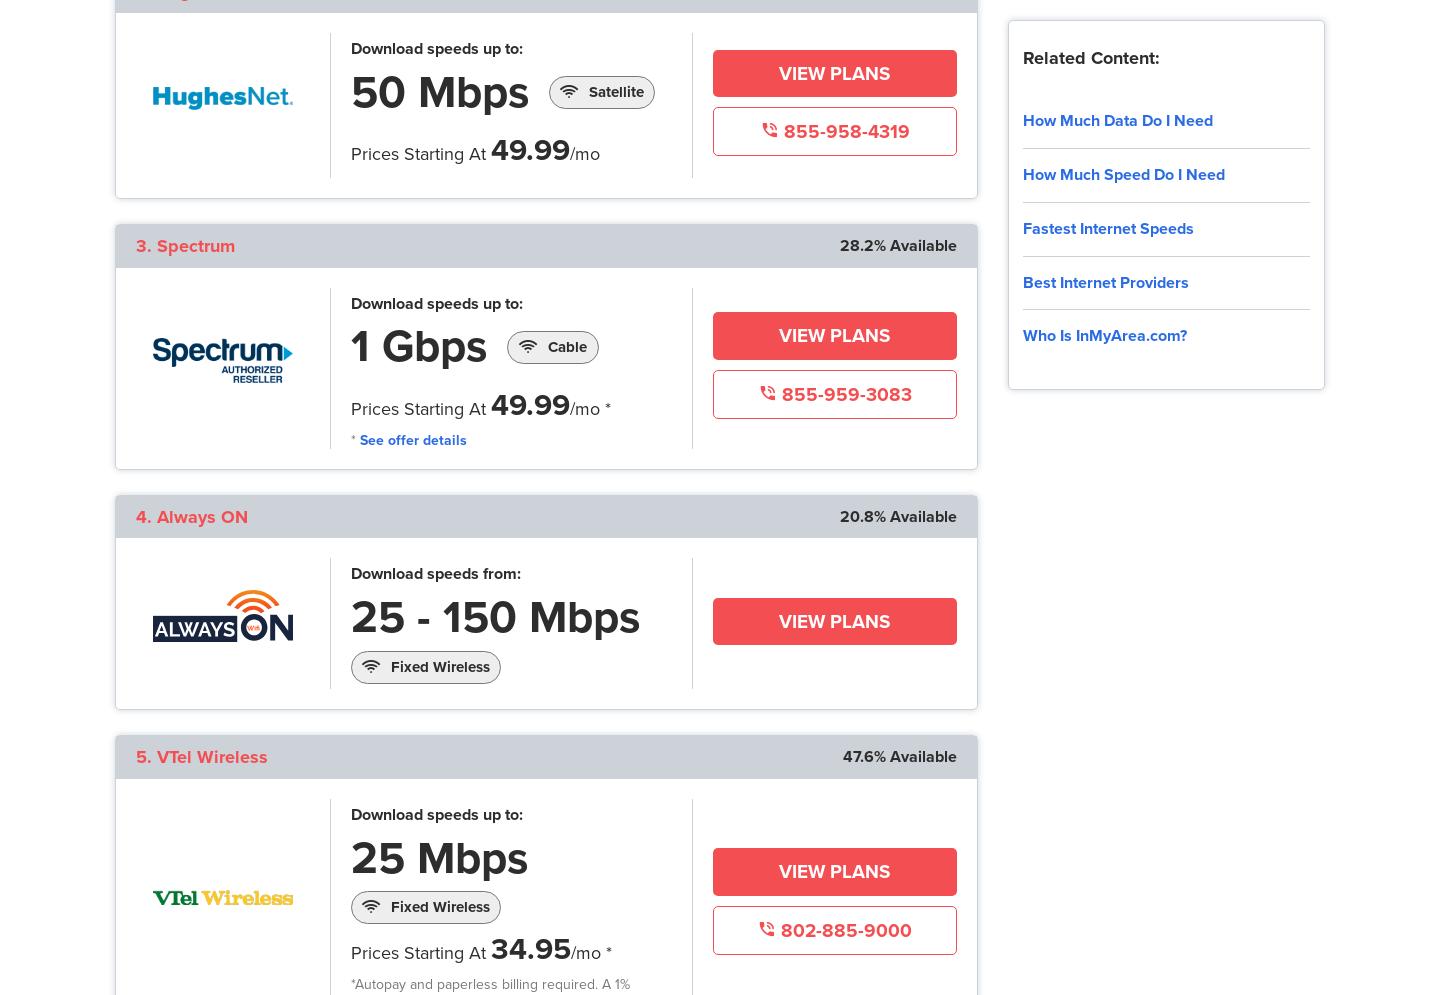  I want to click on 'Fastest Internet Speeds', so click(1106, 226).